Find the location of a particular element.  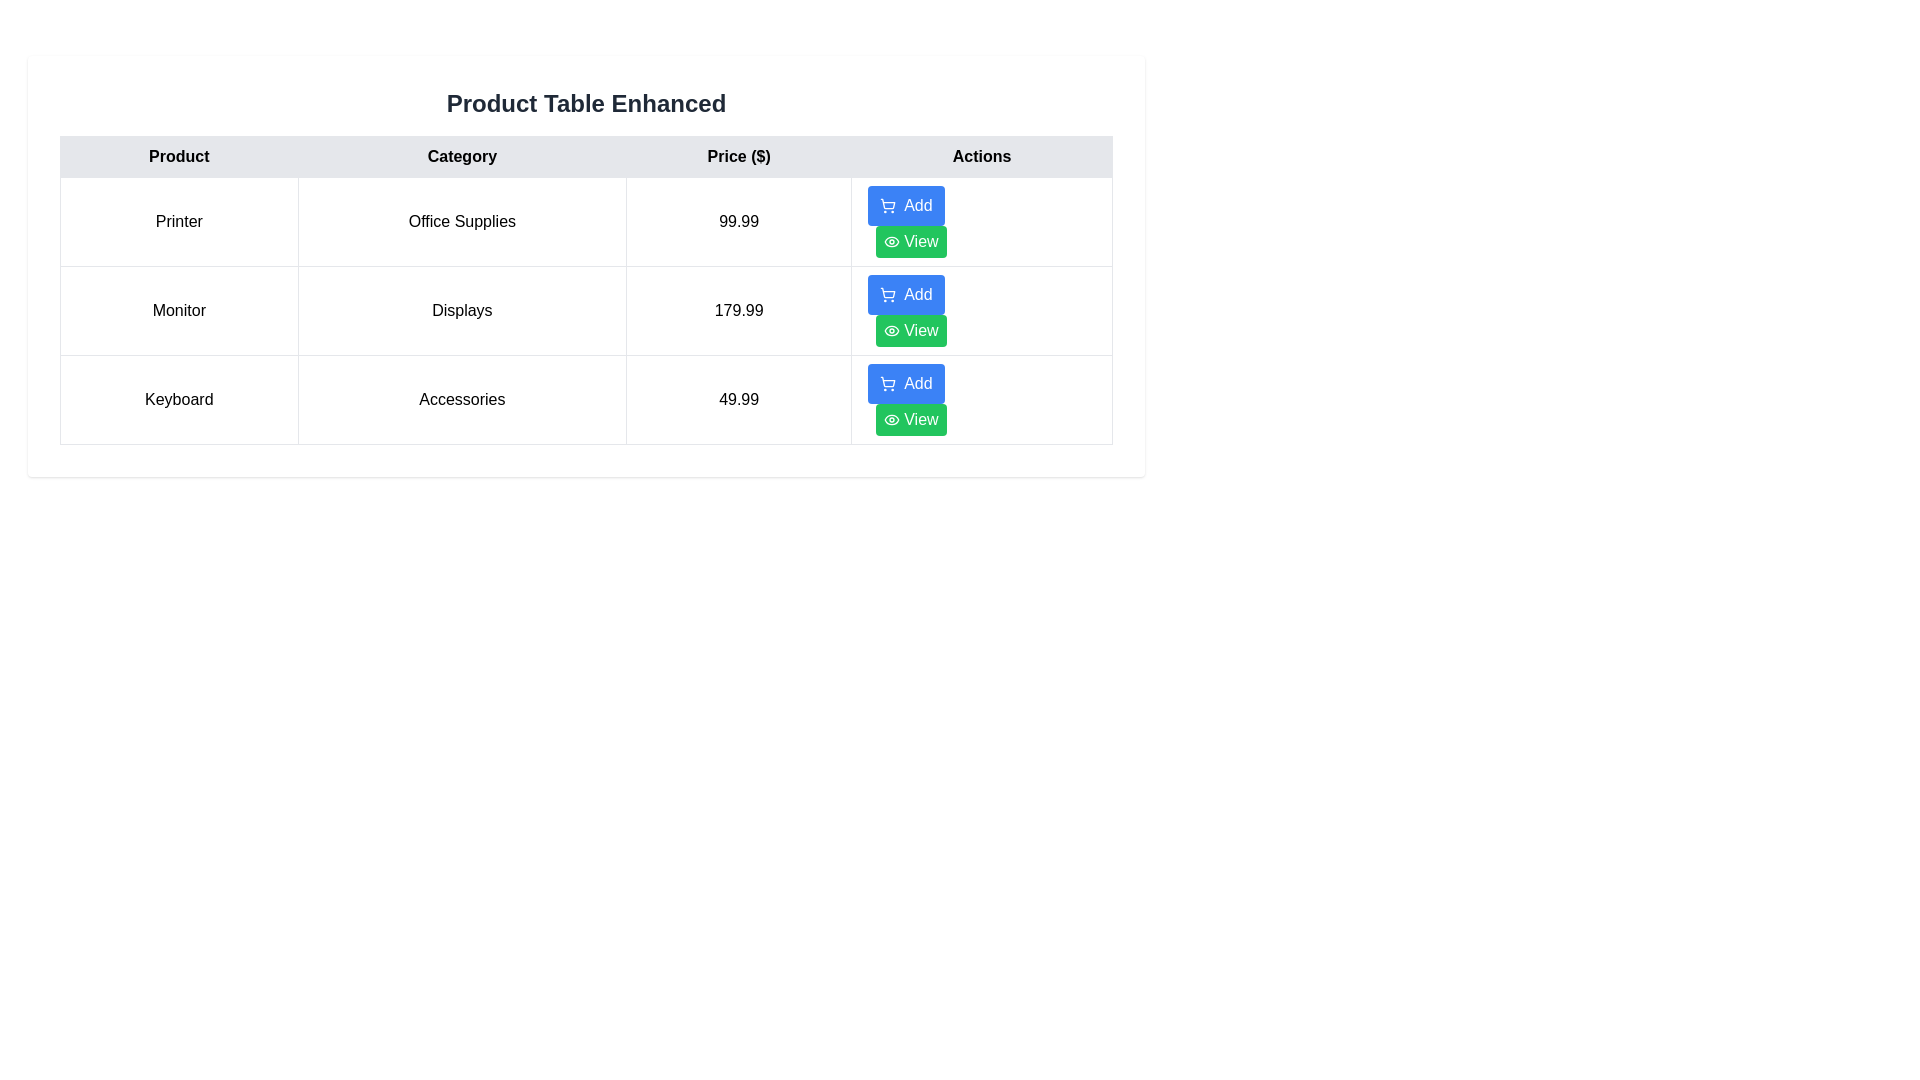

the 'Accessories' text label, which is styled with a border and padding, located in the second cell of the 'Keyboard' row under the 'Category' column in the table is located at coordinates (461, 400).